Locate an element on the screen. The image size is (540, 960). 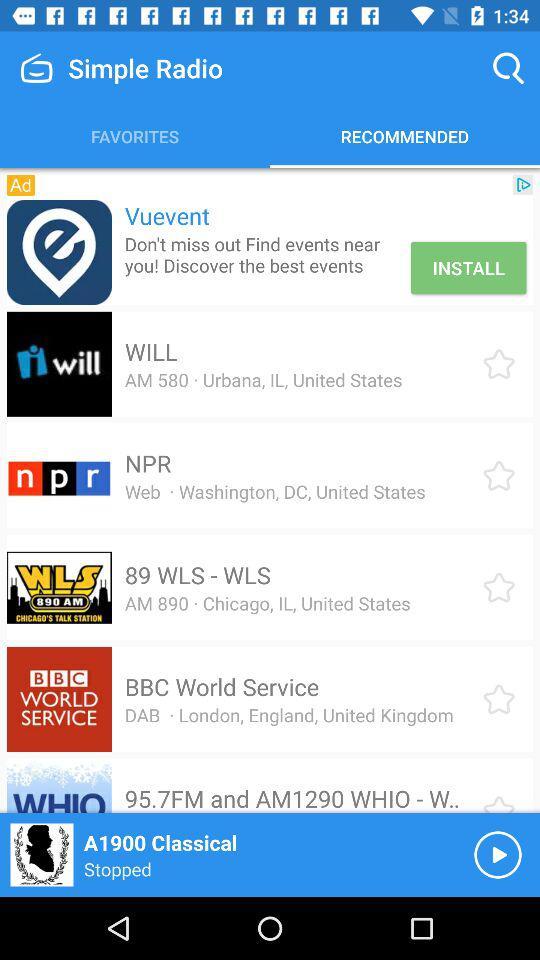
the item above bbc world service is located at coordinates (267, 602).